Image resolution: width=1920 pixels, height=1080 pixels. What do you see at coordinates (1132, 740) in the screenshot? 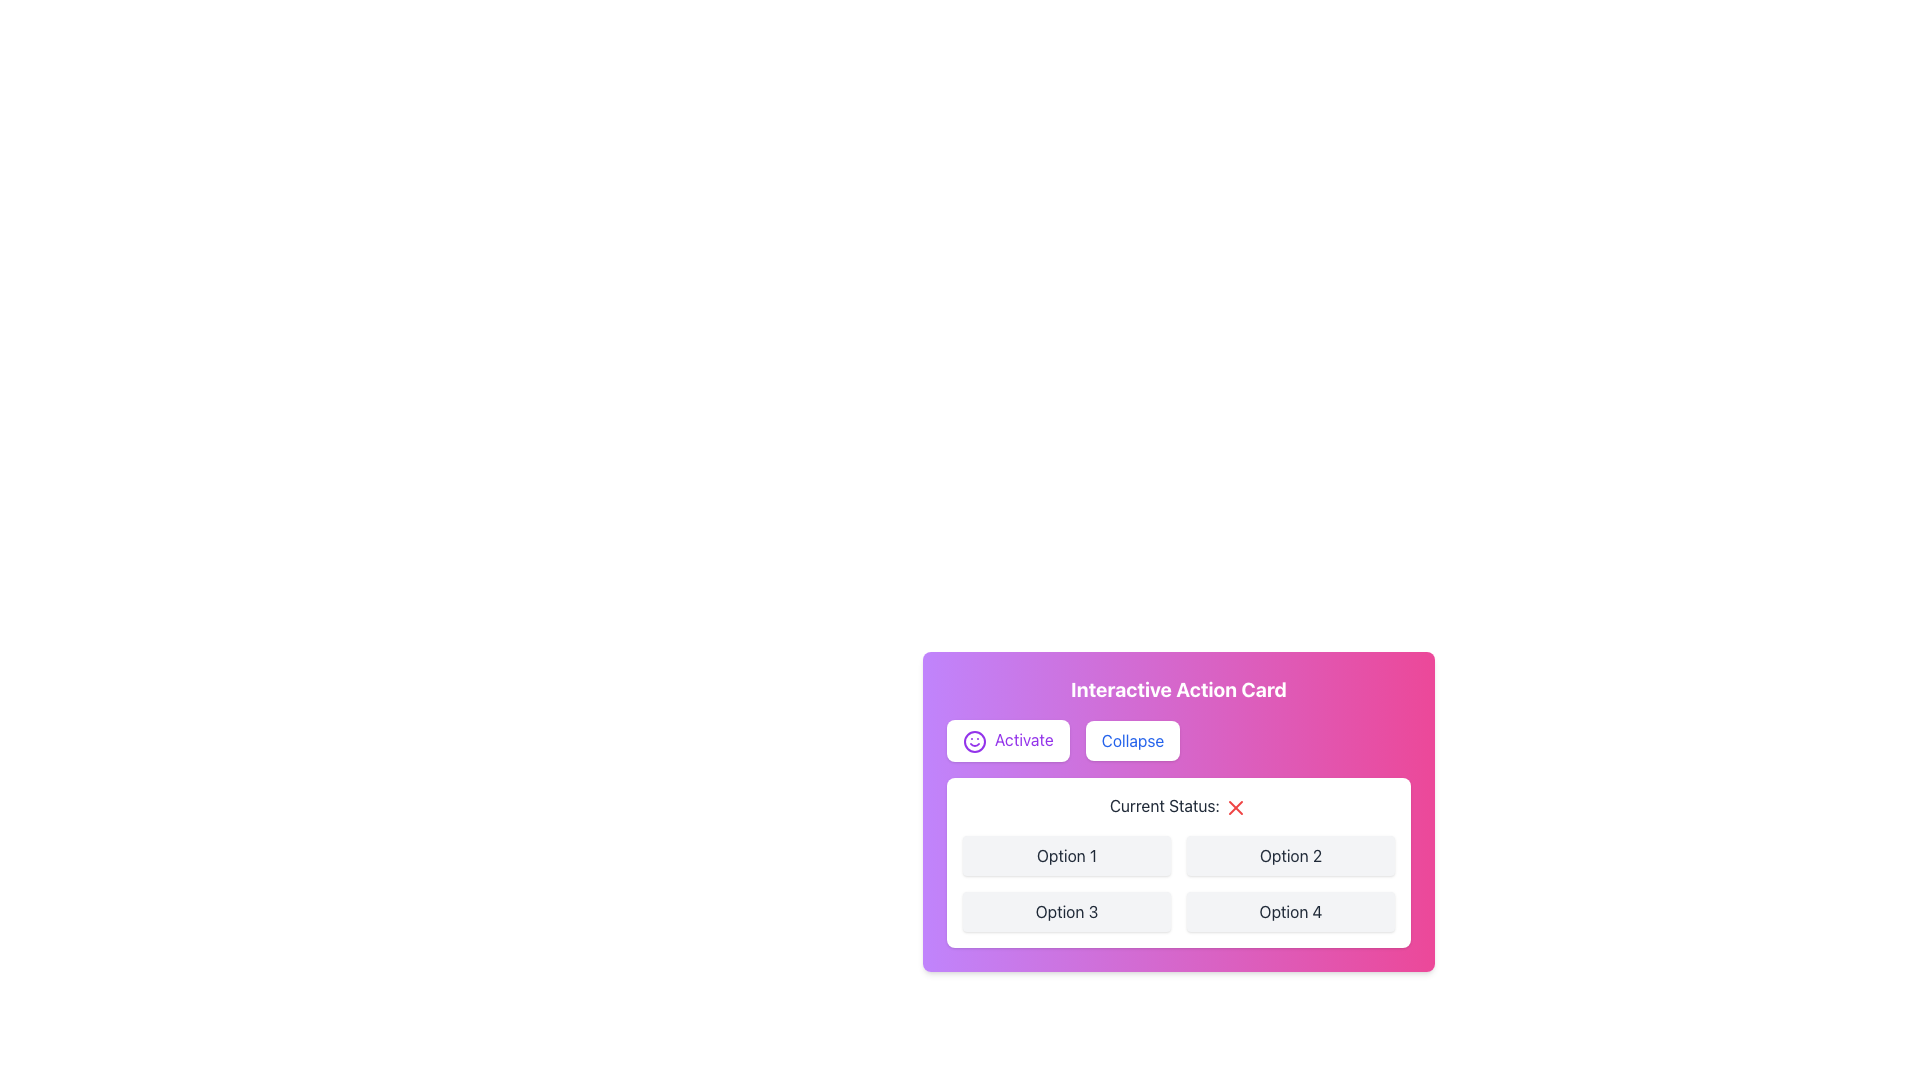
I see `the collapse button located to the right of the 'Activate' button at the top-left section of the card interface` at bounding box center [1132, 740].